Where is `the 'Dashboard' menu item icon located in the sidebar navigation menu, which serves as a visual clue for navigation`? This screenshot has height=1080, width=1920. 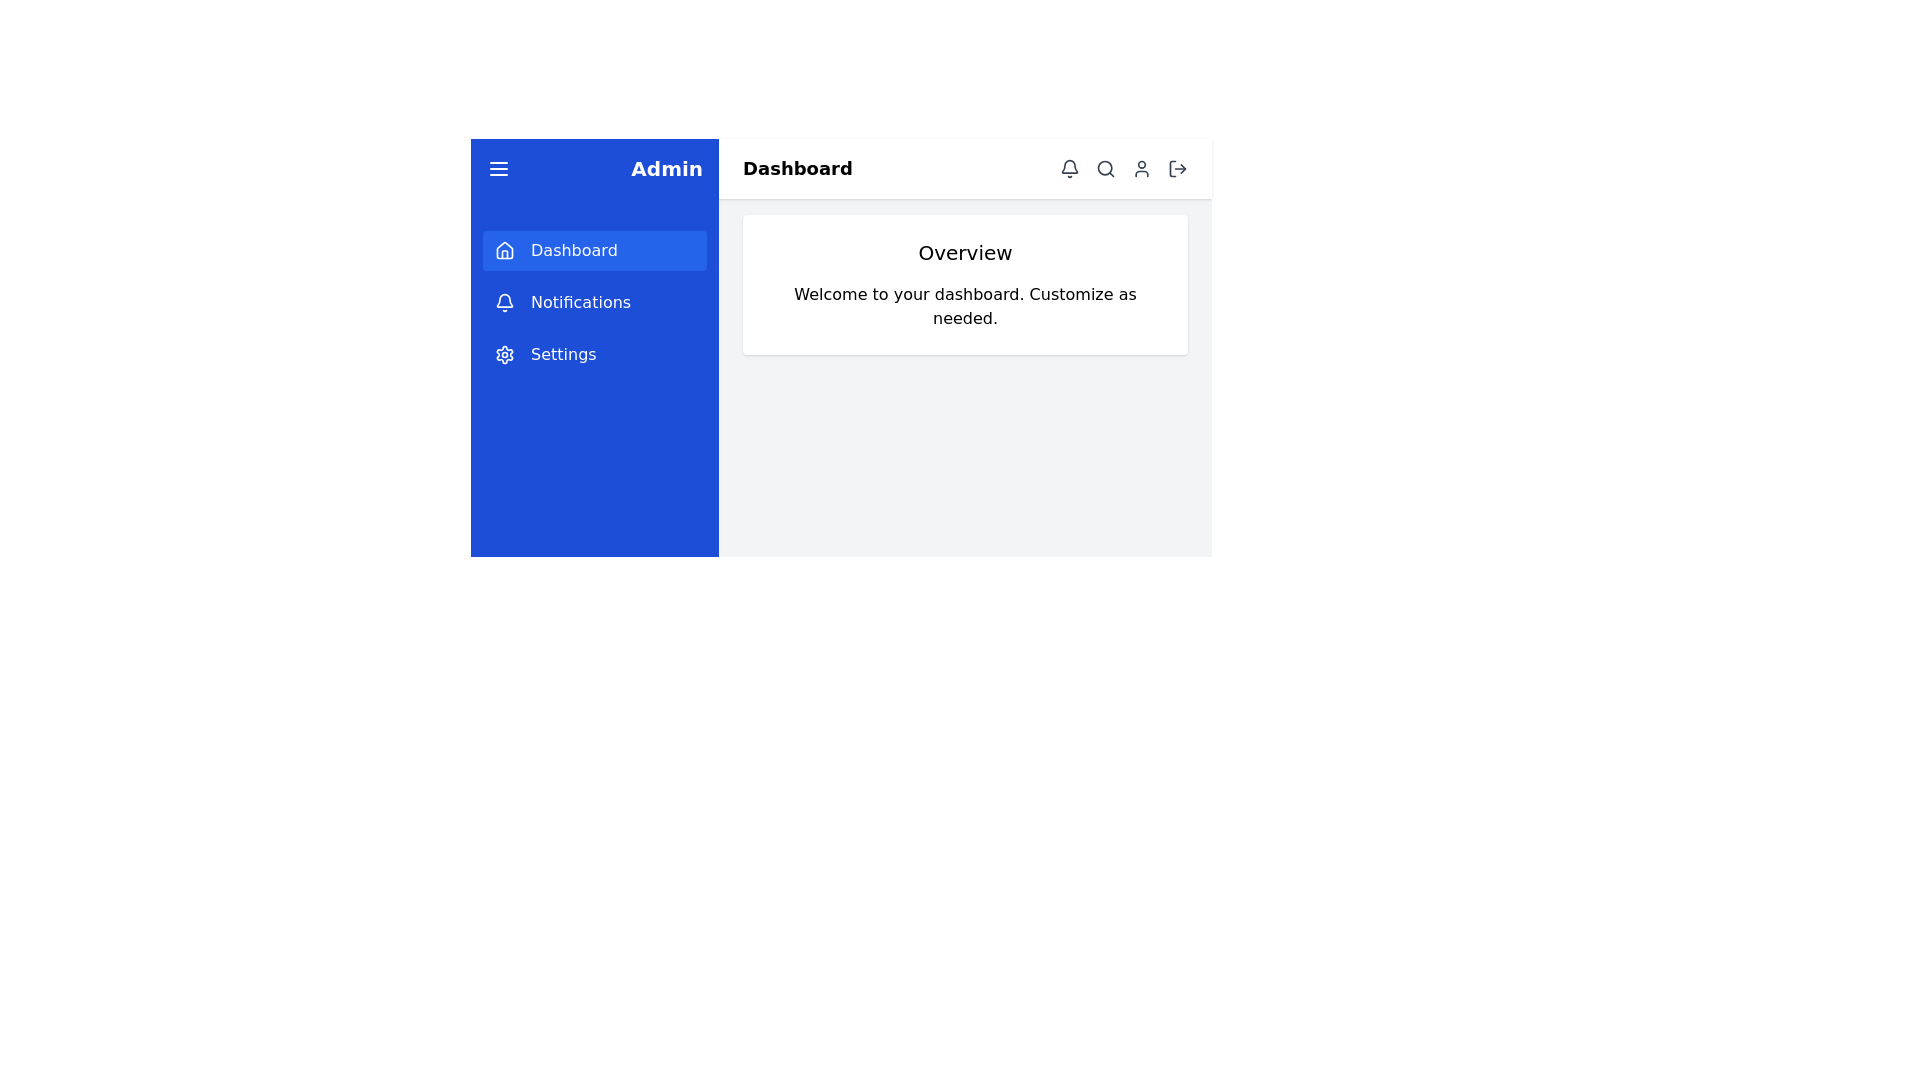
the 'Dashboard' menu item icon located in the sidebar navigation menu, which serves as a visual clue for navigation is located at coordinates (504, 249).